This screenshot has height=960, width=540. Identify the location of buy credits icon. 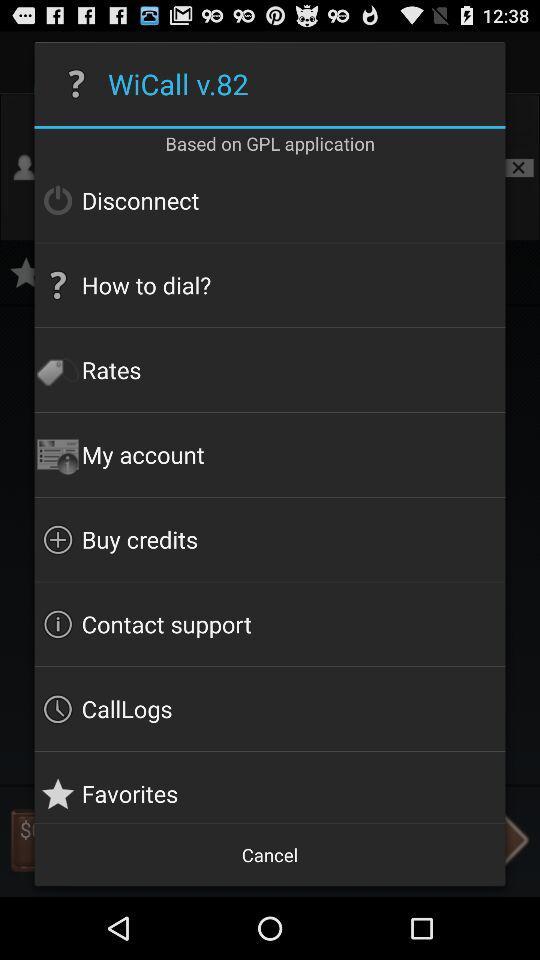
(270, 538).